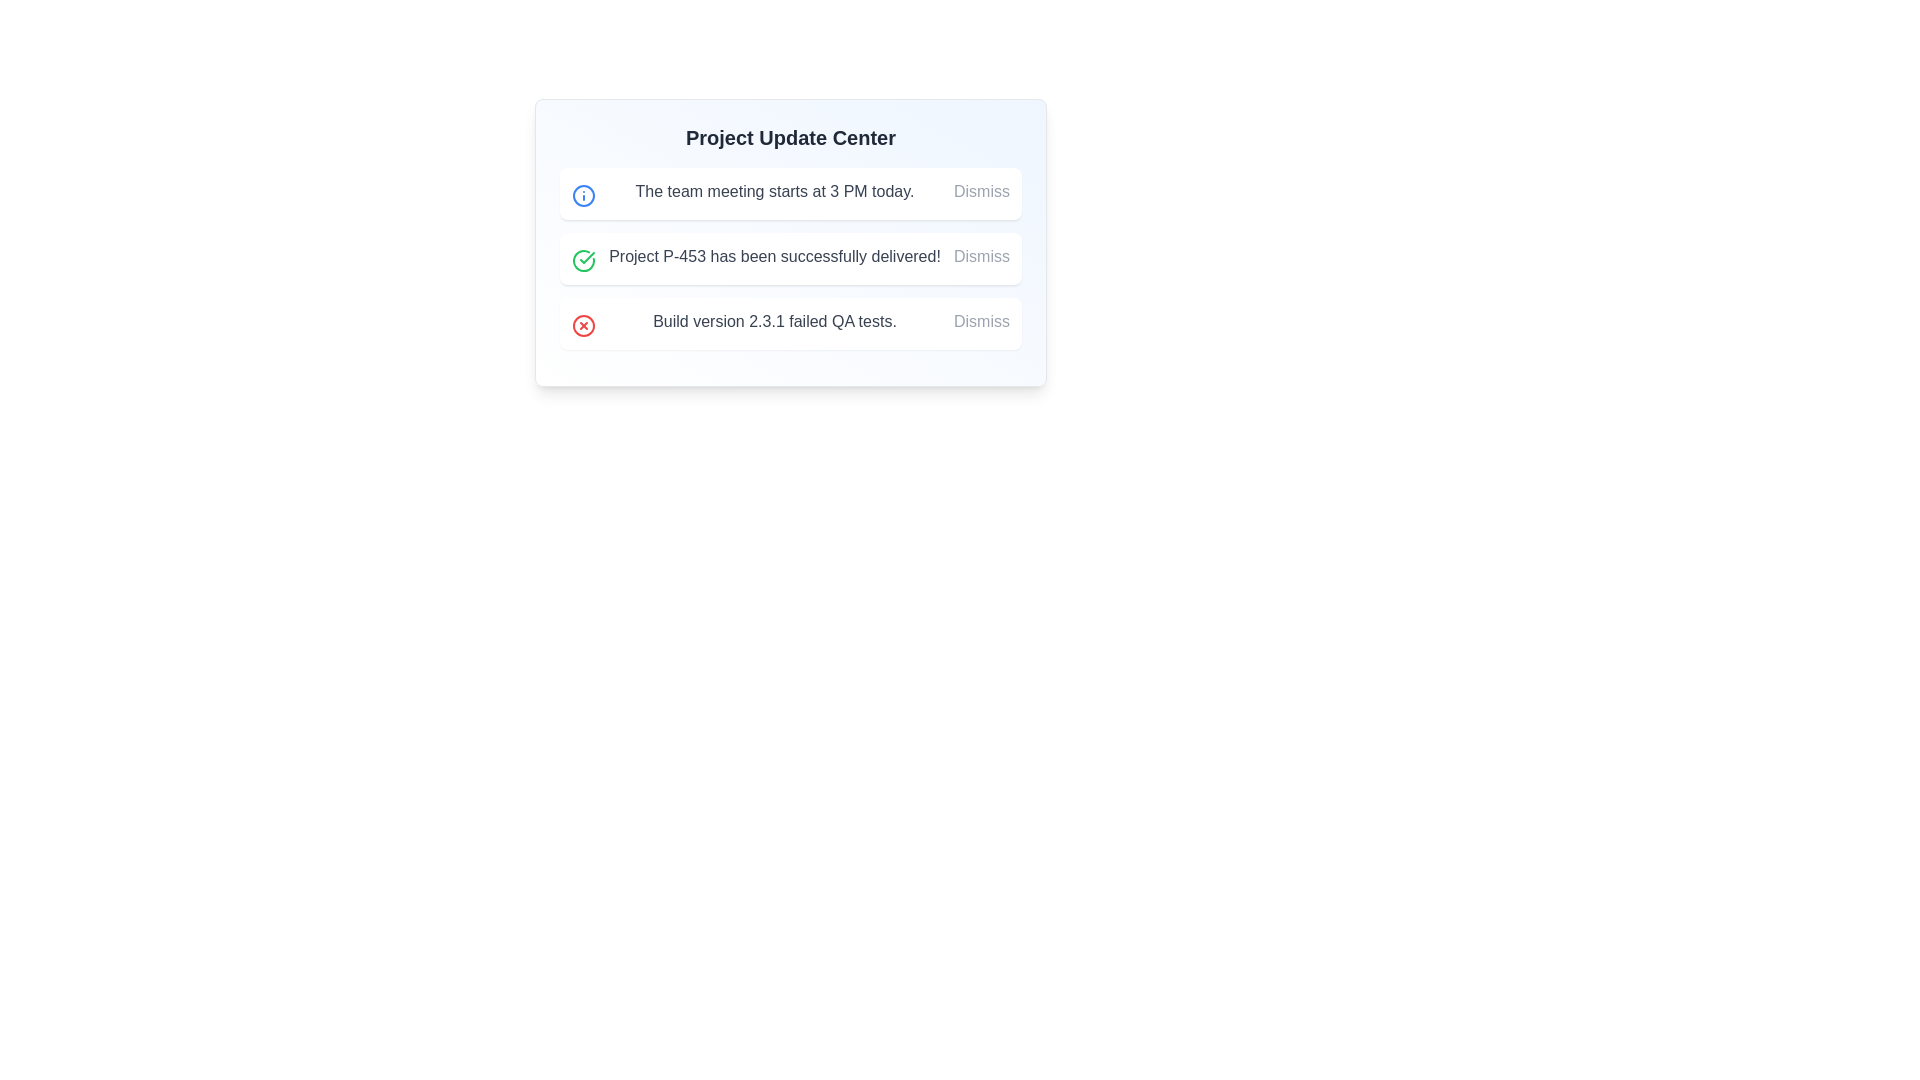 The height and width of the screenshot is (1080, 1920). Describe the element at coordinates (982, 320) in the screenshot. I see `the 'Dismiss' button located at the far-right of the notification item, styled in gray font` at that location.